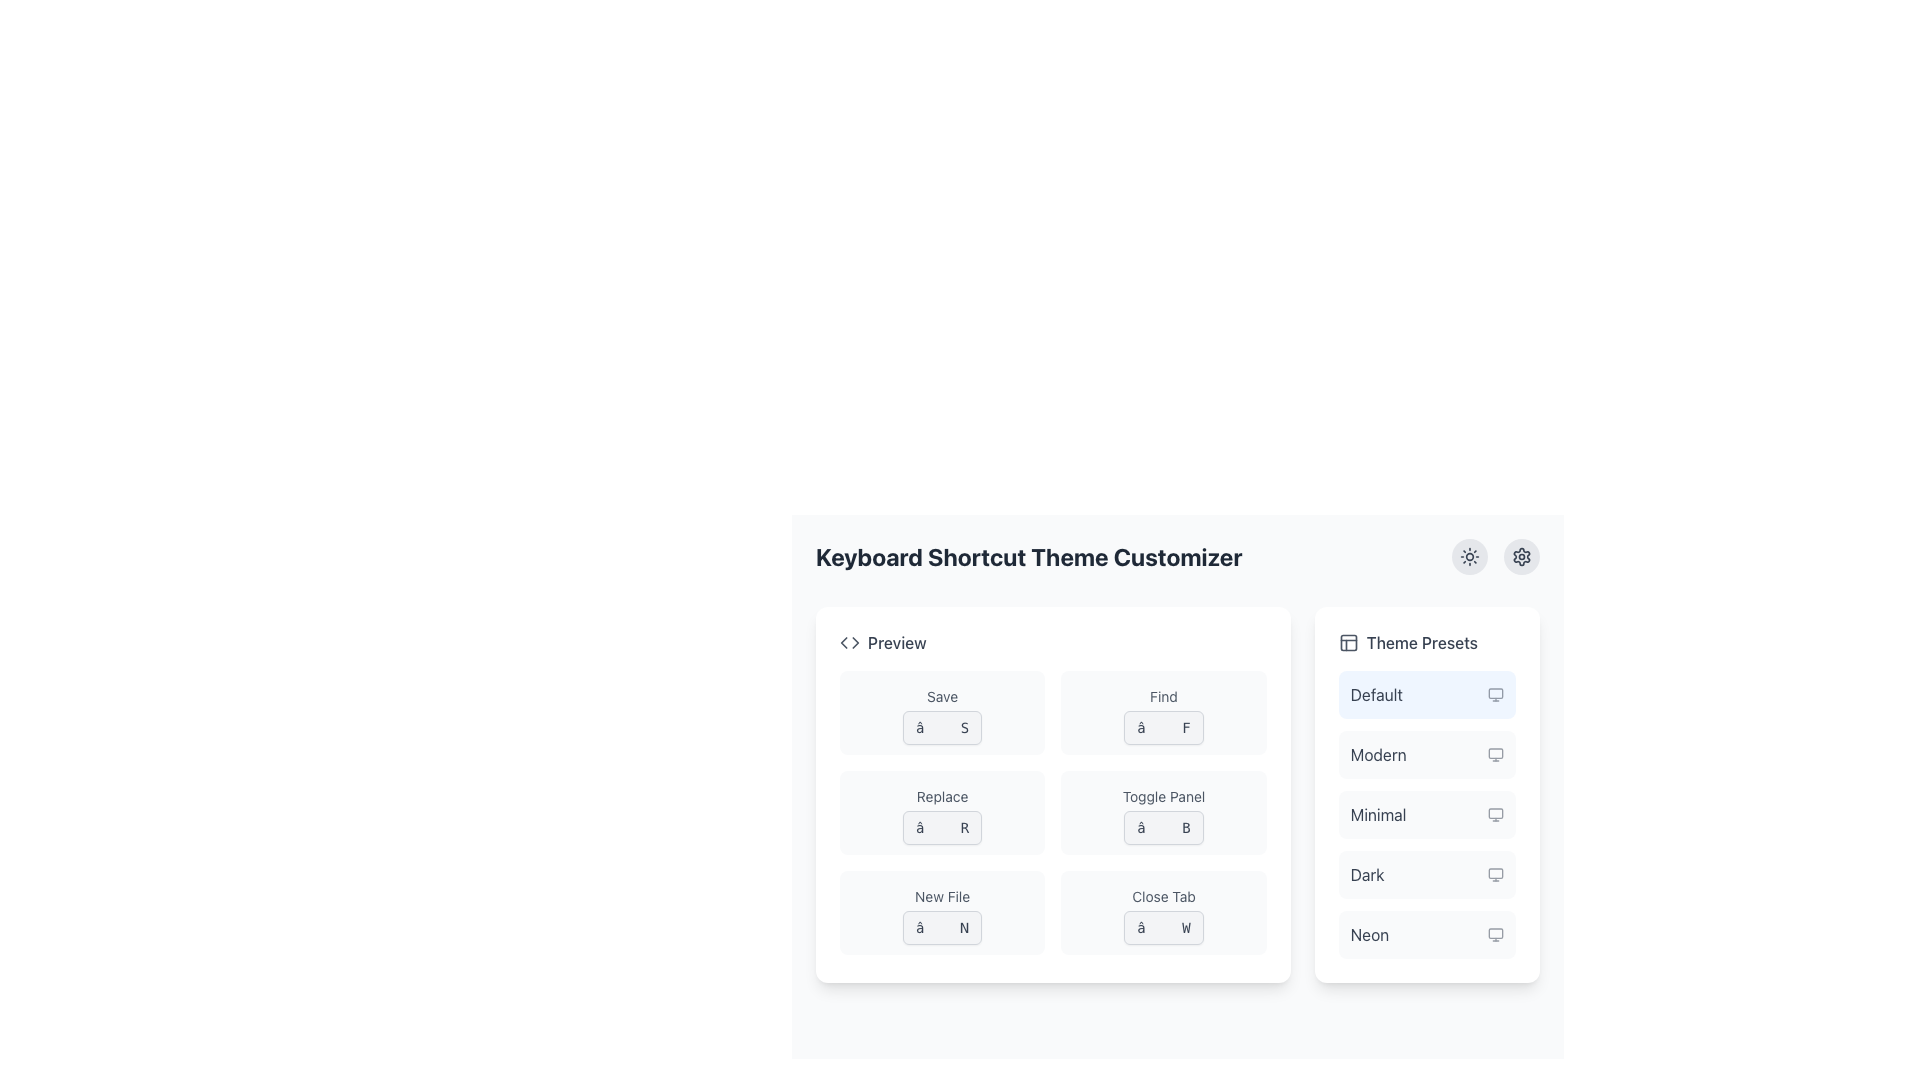 This screenshot has width=1920, height=1080. I want to click on the selectable option in the 'Theme Presets' List panel, so click(1426, 793).